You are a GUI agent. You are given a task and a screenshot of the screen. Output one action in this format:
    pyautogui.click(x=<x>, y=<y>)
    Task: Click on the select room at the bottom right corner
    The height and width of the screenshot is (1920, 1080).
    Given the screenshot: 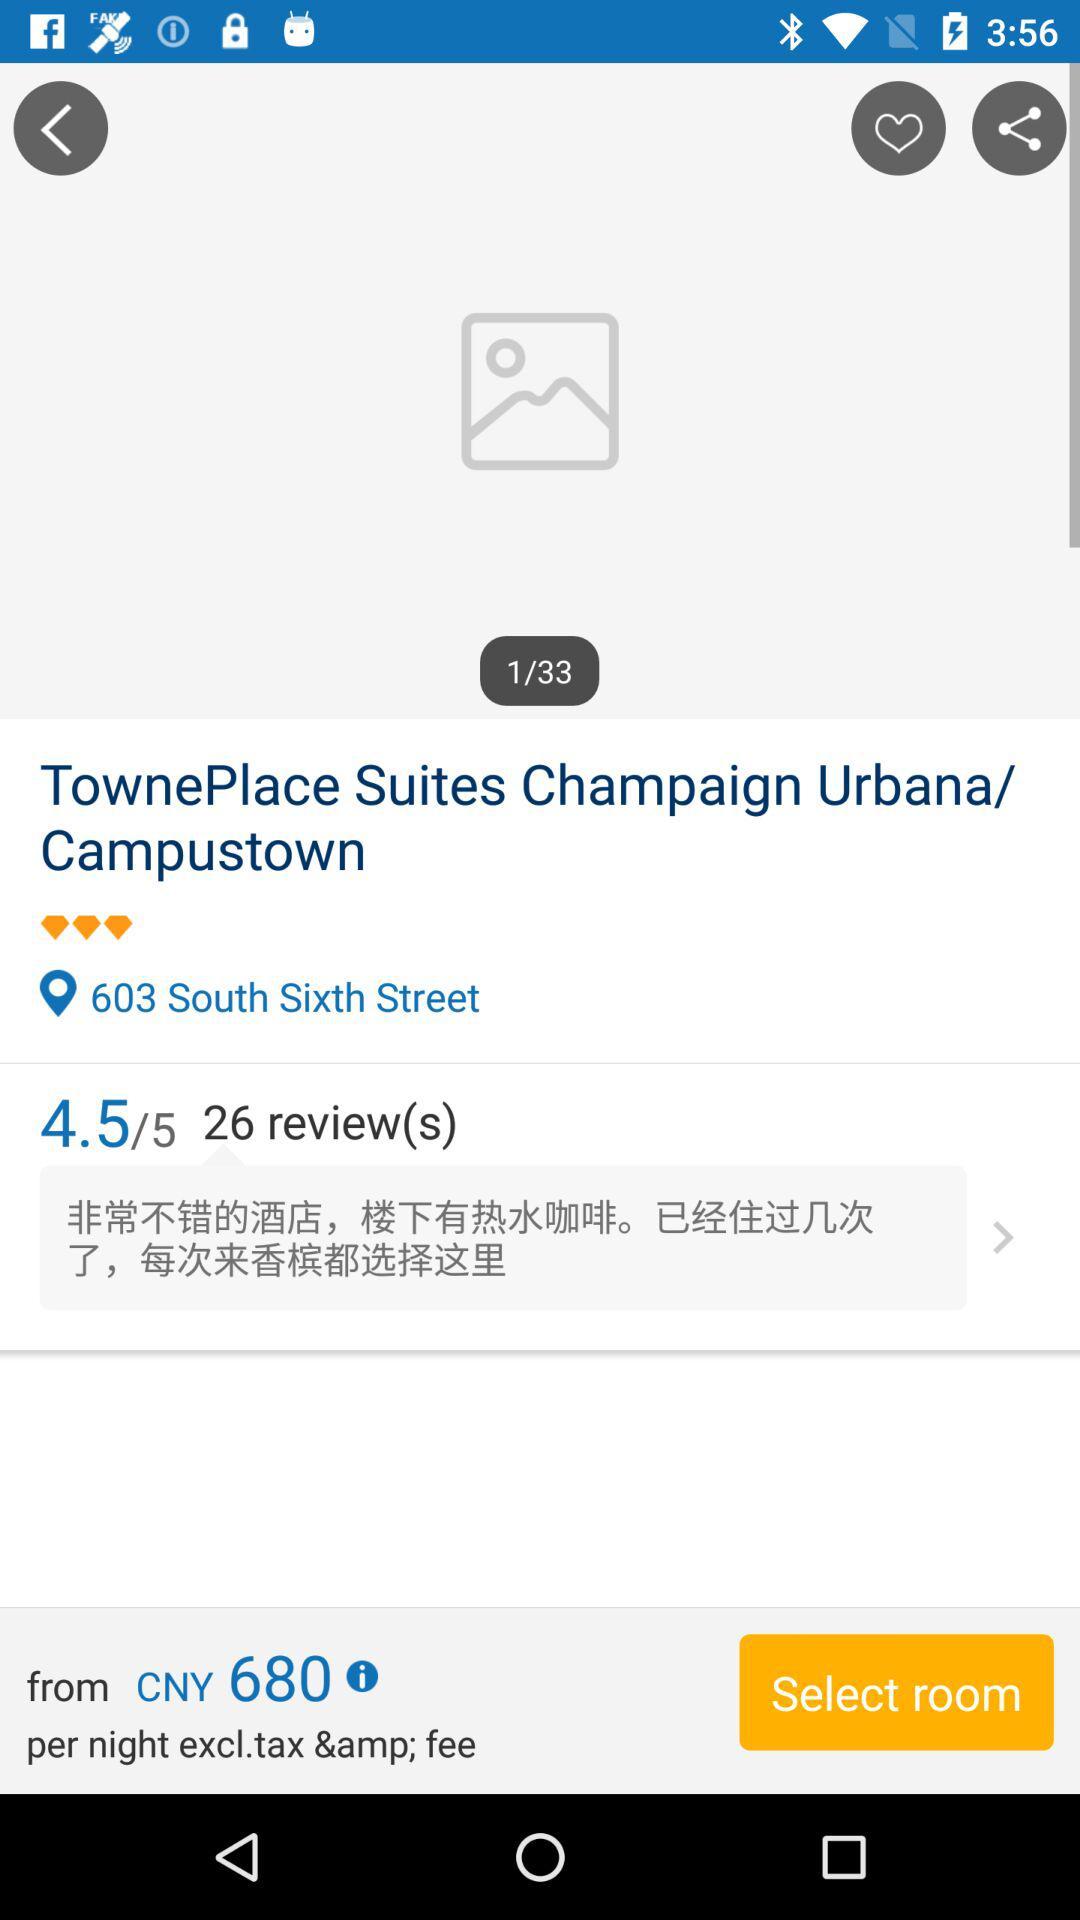 What is the action you would take?
    pyautogui.click(x=895, y=1691)
    